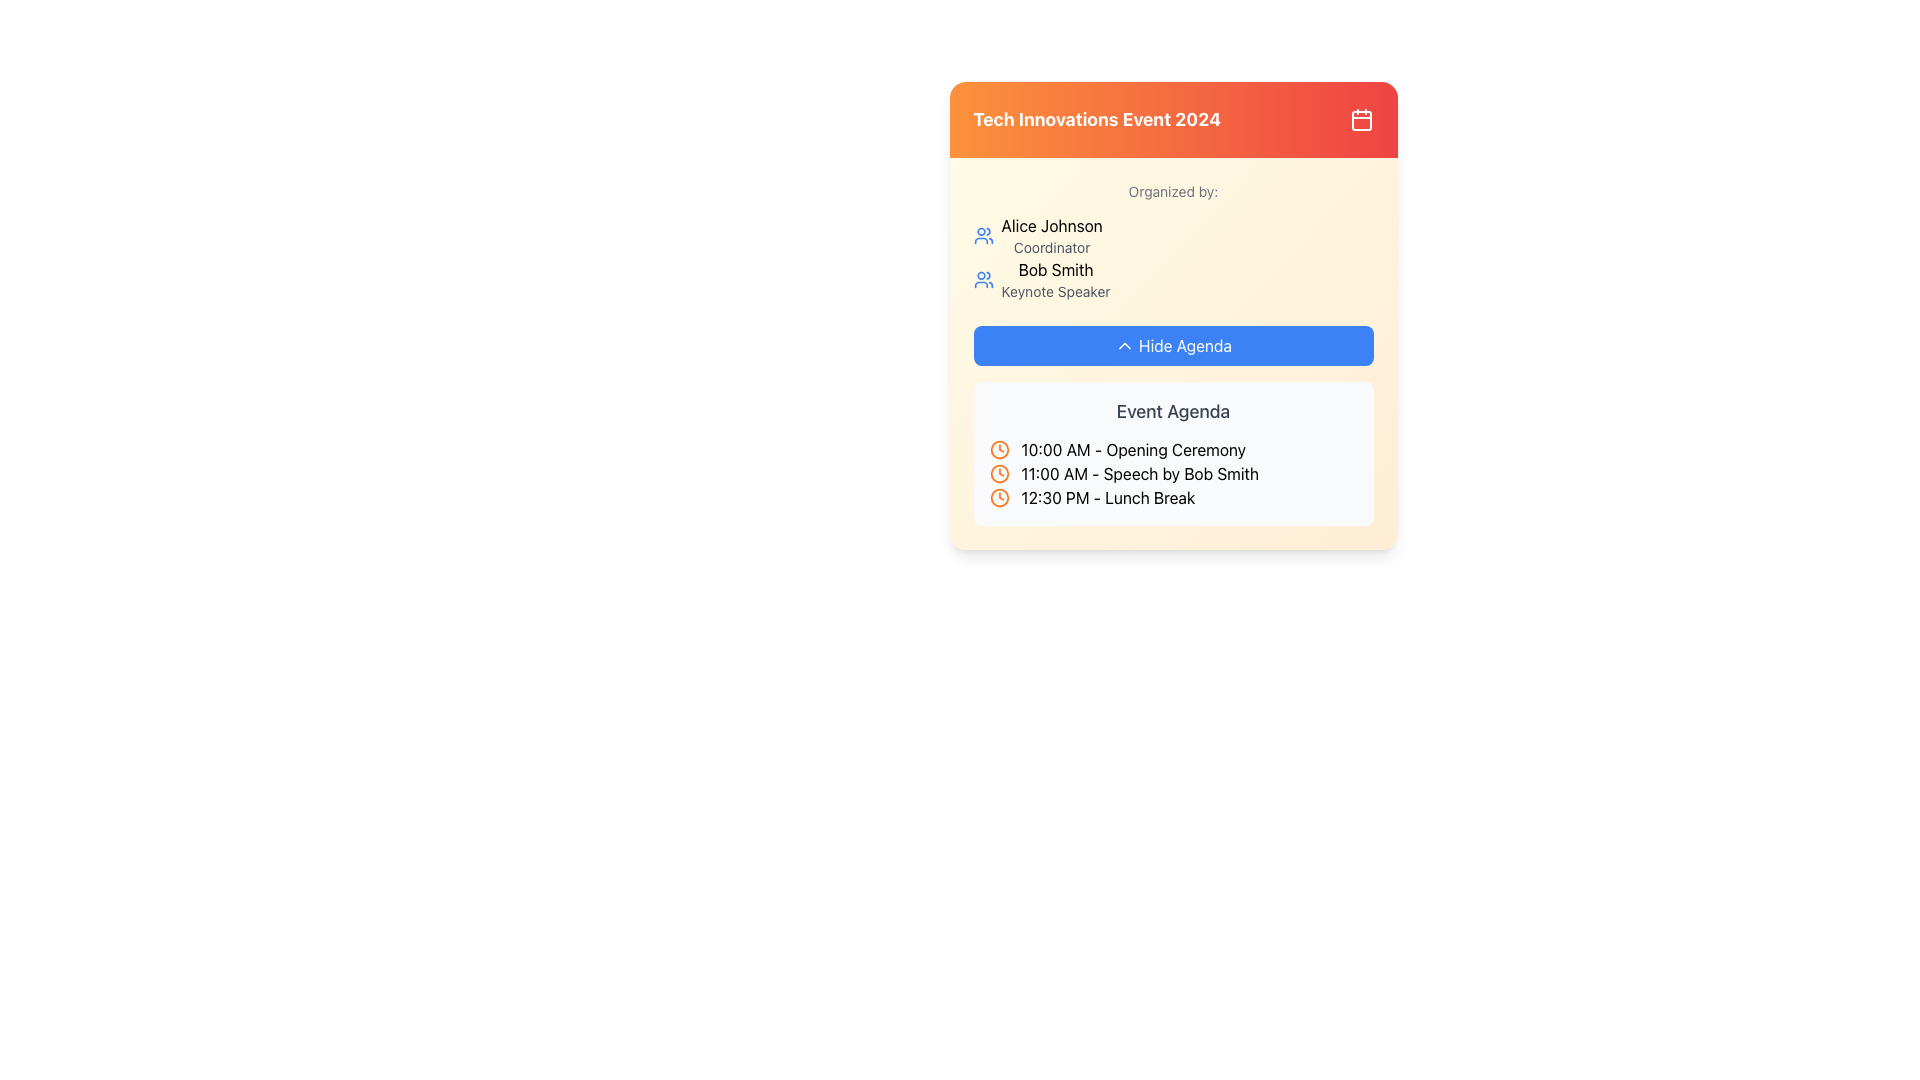  I want to click on the Information display block that presents details about the event's organizers, located within the 'Tech Innovations Event 2024' panel, above the 'Hide Agenda' button, so click(1173, 273).